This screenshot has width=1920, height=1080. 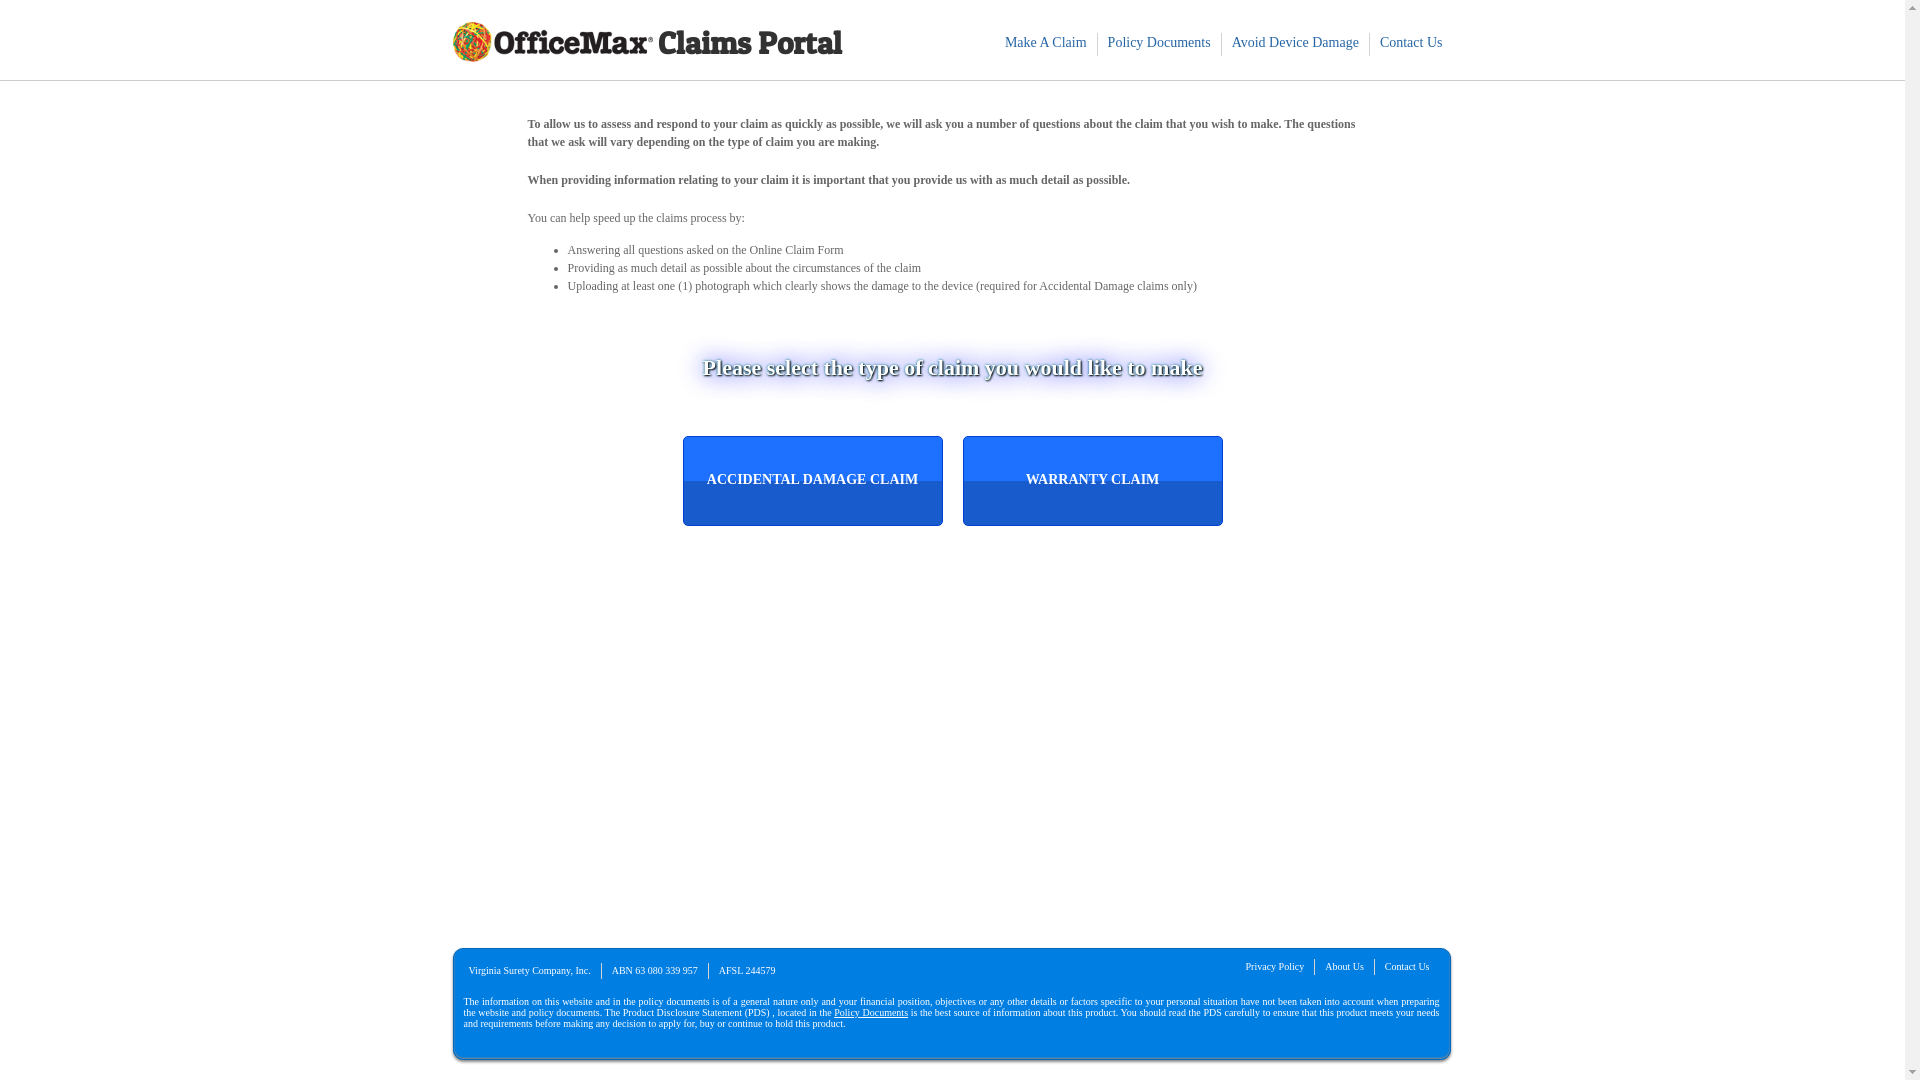 I want to click on 'Policy Documents', so click(x=870, y=1012).